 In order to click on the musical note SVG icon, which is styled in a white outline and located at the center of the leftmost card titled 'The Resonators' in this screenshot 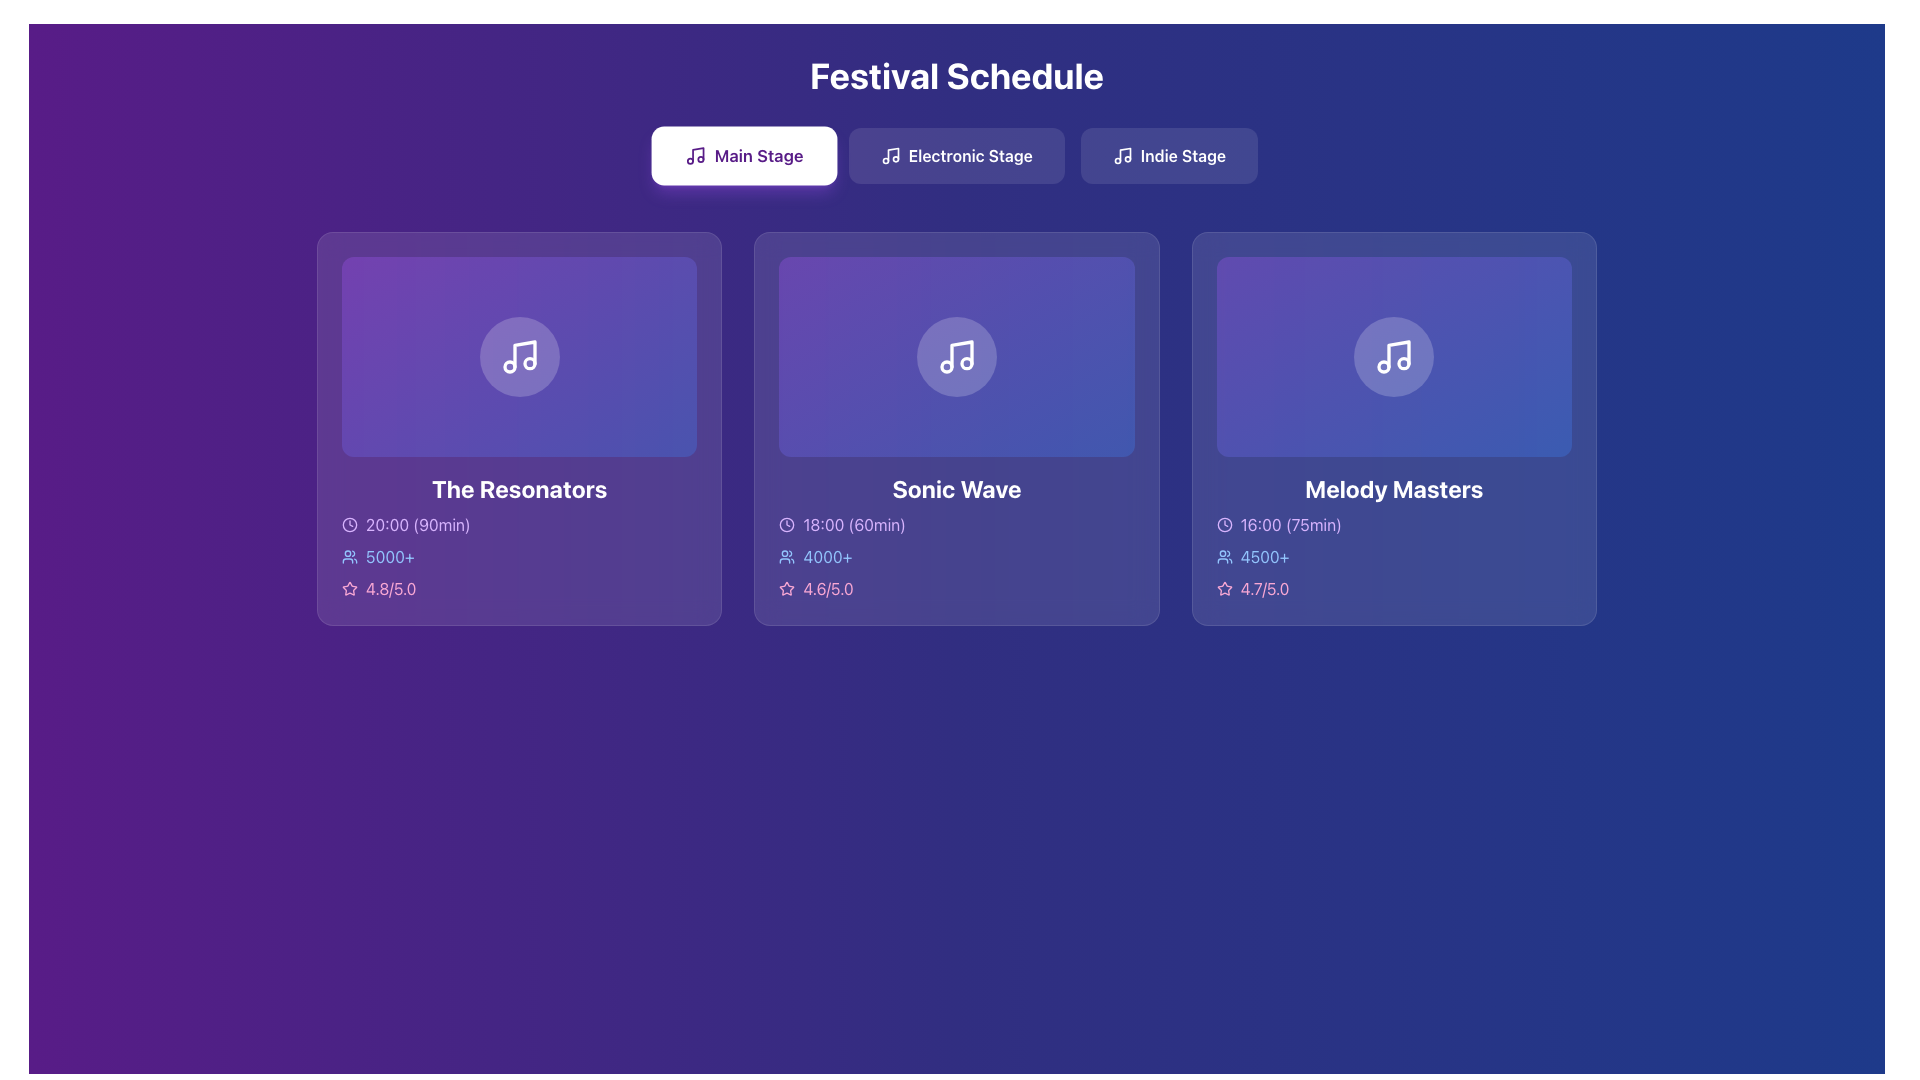, I will do `click(524, 353)`.